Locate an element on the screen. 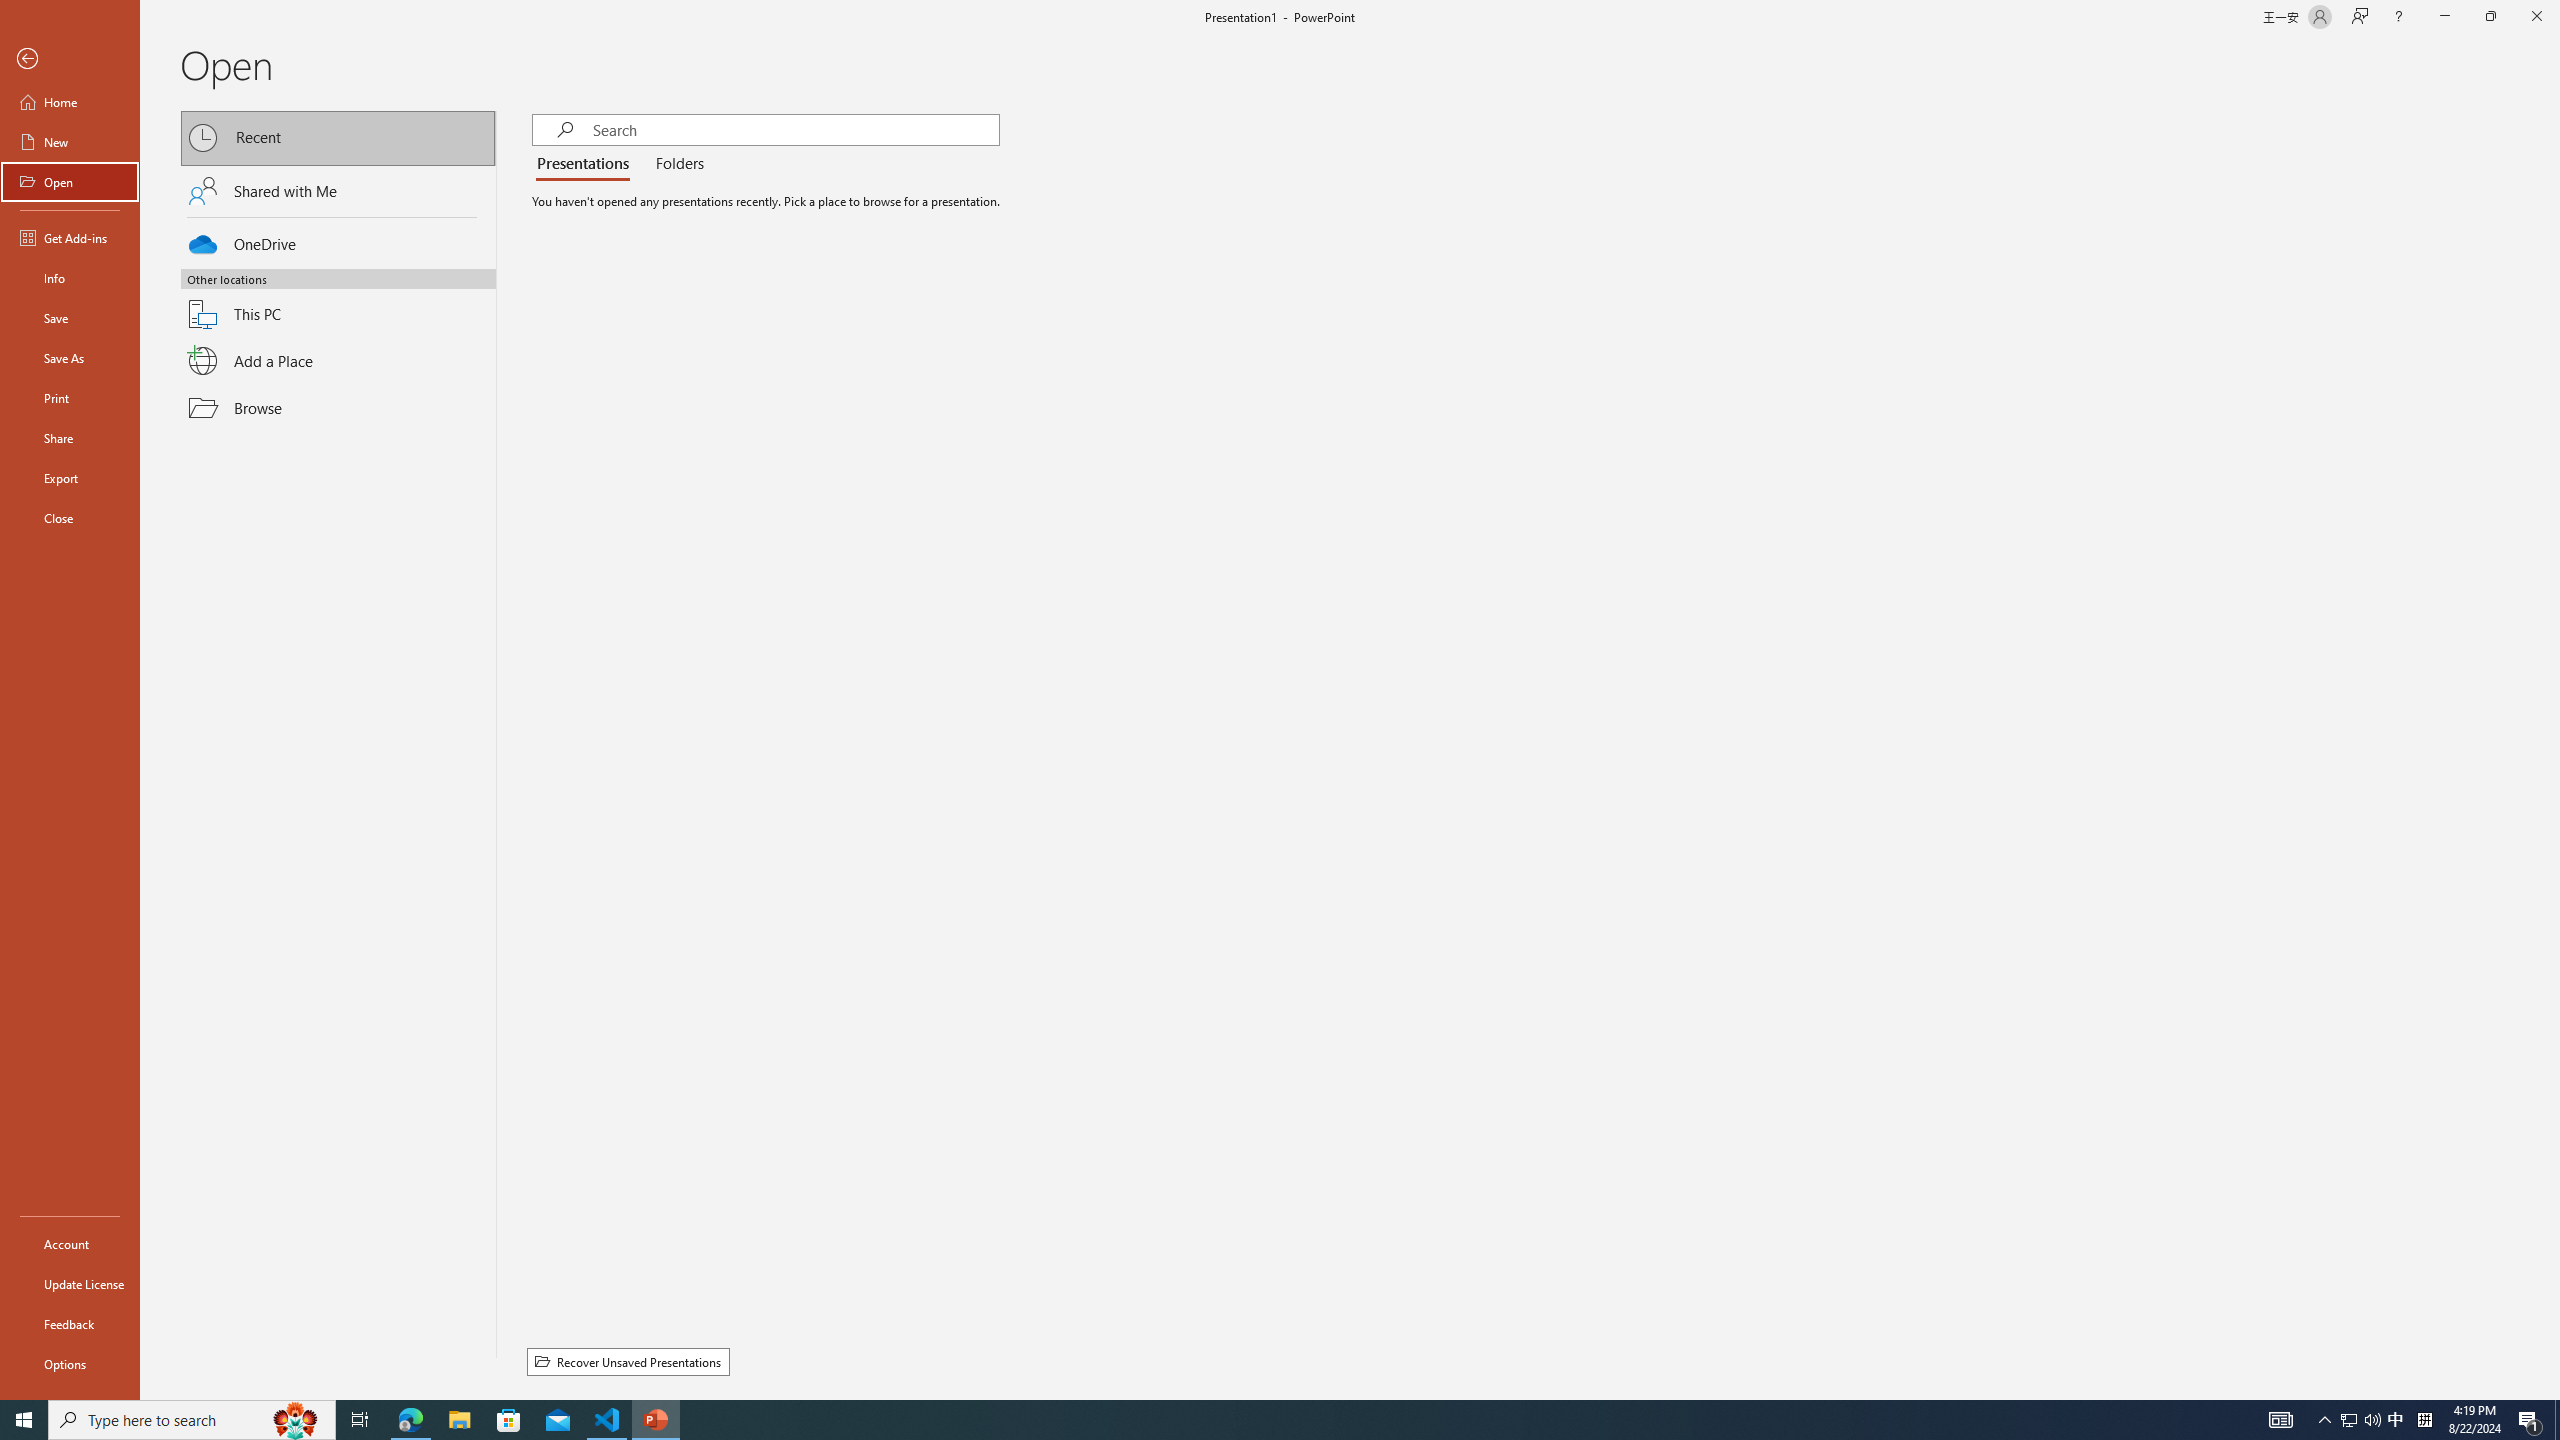 This screenshot has height=1440, width=2560. 'Options' is located at coordinates (69, 1363).